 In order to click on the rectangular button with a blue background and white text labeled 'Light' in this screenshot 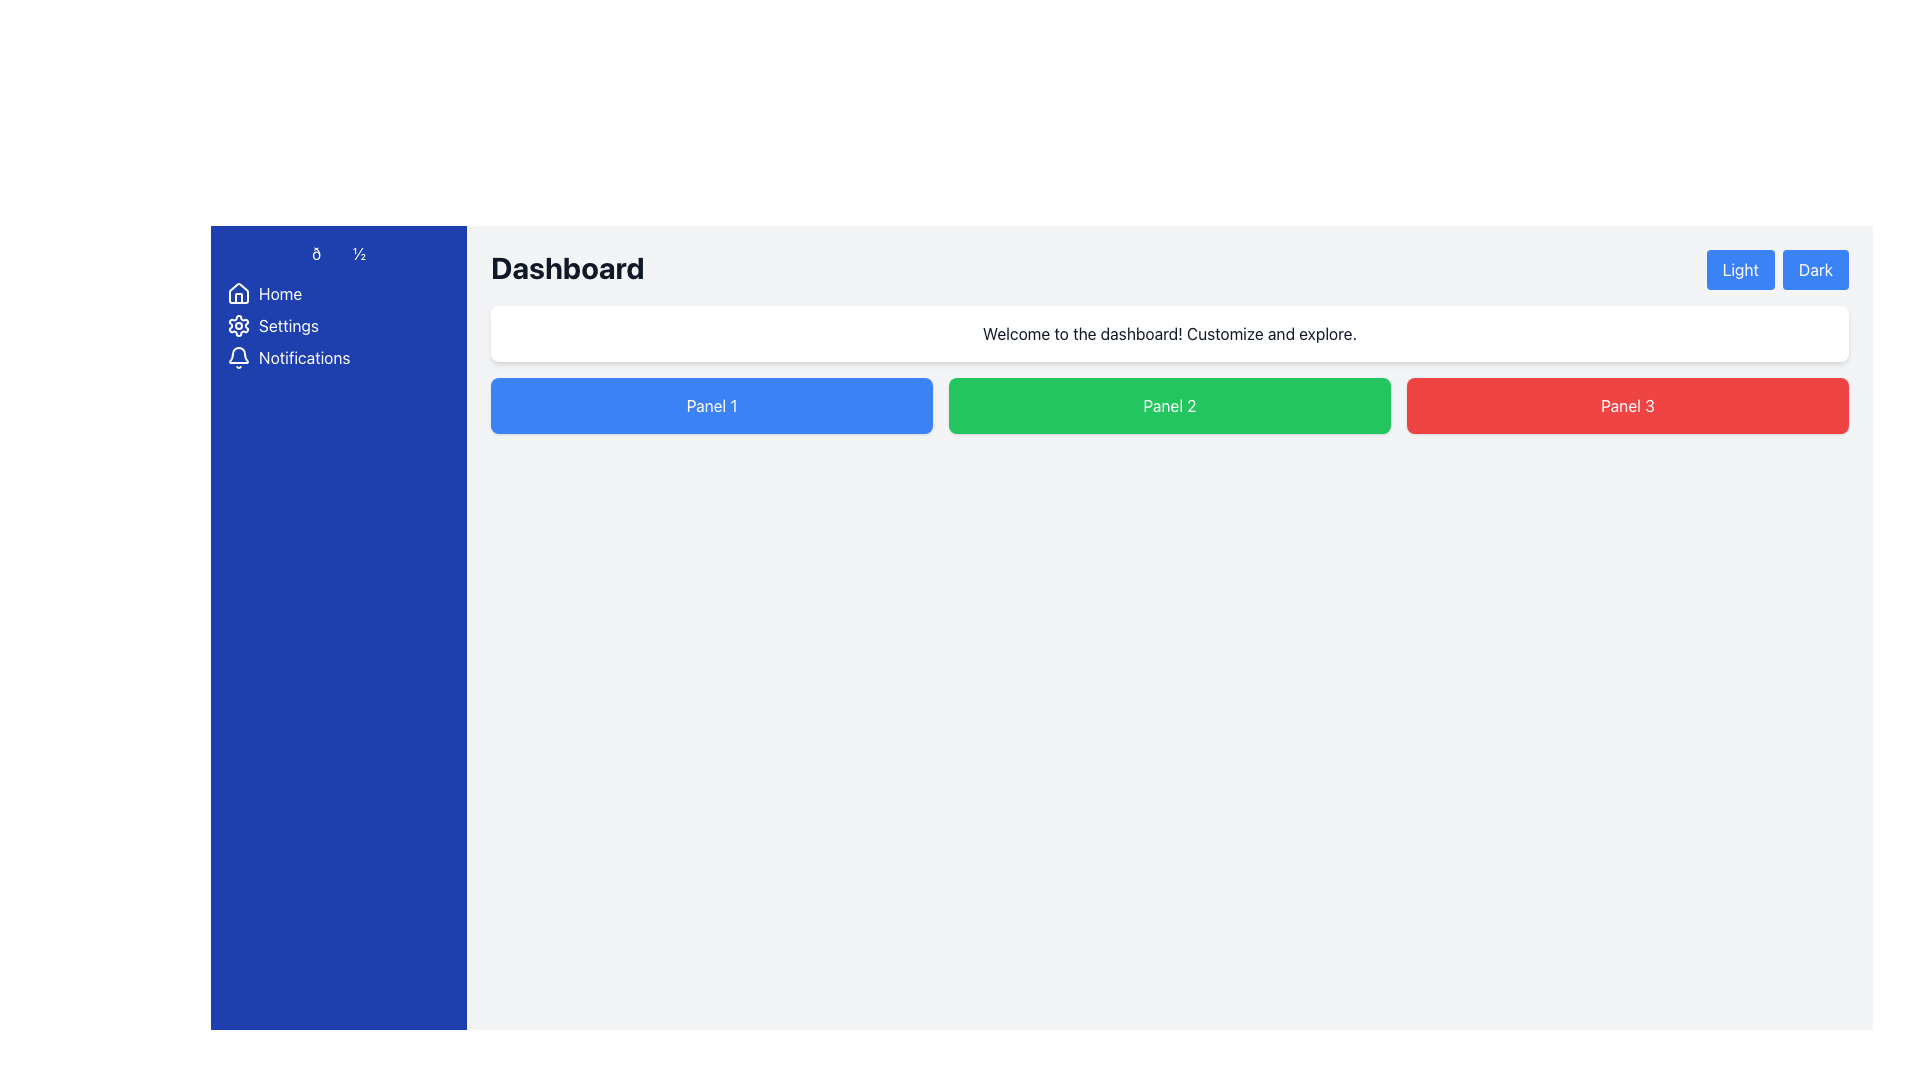, I will do `click(1738, 270)`.